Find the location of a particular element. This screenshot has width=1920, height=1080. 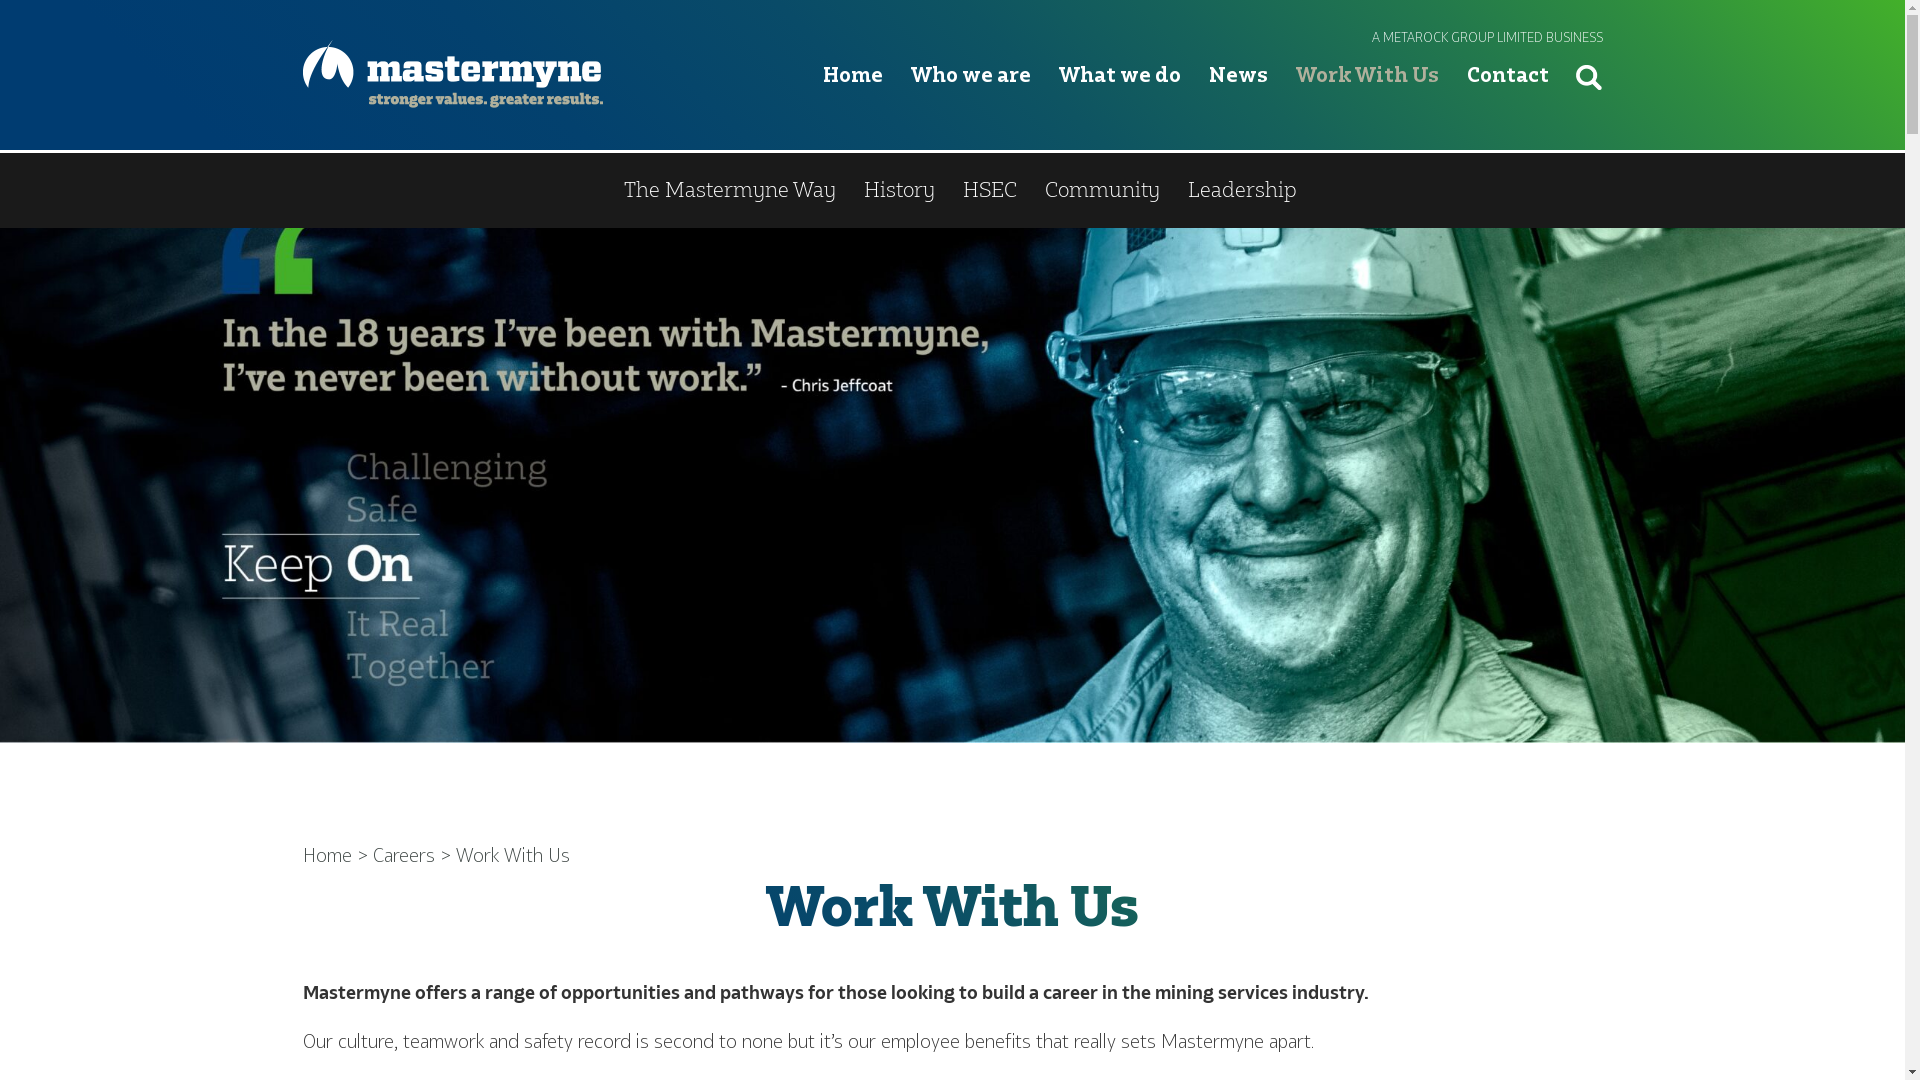

'Leadership' is located at coordinates (1241, 190).